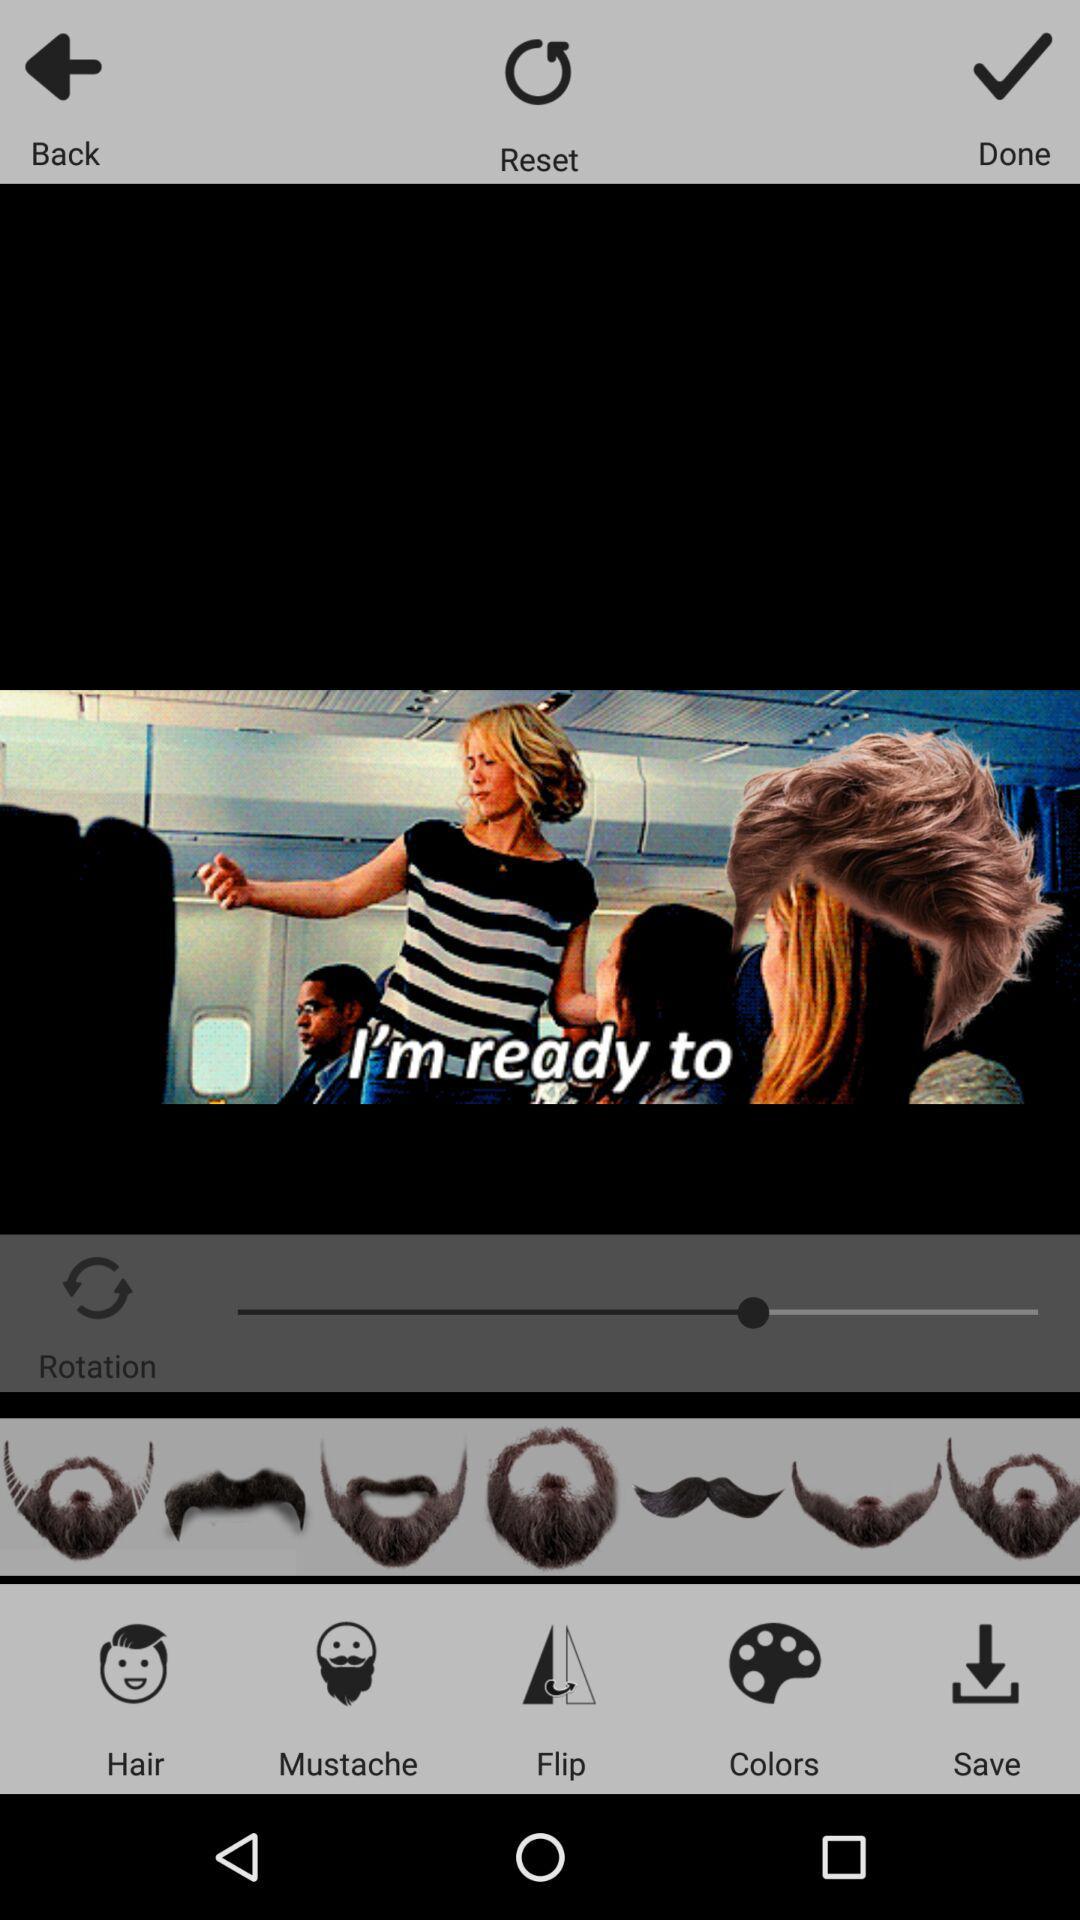 This screenshot has height=1920, width=1080. Describe the element at coordinates (346, 1662) in the screenshot. I see `mustaches` at that location.